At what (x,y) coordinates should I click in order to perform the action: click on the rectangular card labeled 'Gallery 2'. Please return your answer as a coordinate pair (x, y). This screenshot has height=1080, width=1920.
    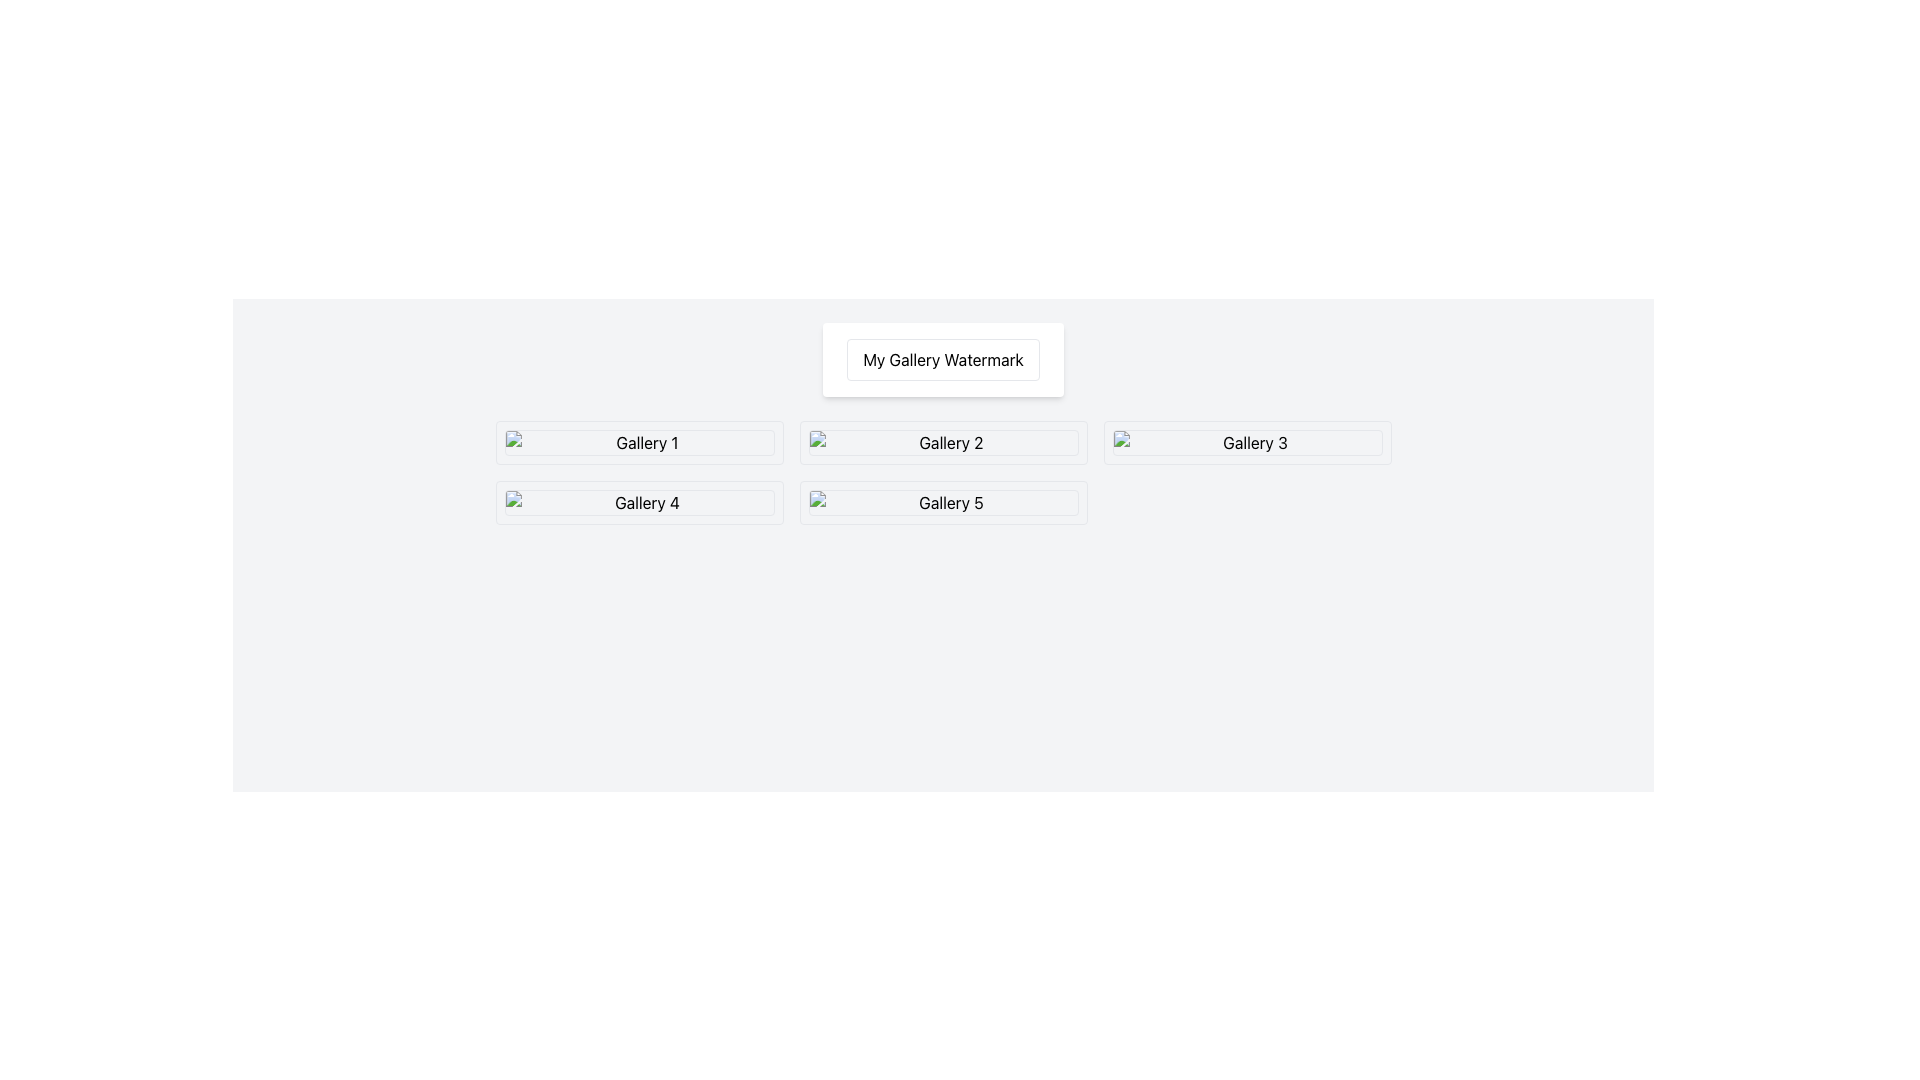
    Looking at the image, I should click on (942, 442).